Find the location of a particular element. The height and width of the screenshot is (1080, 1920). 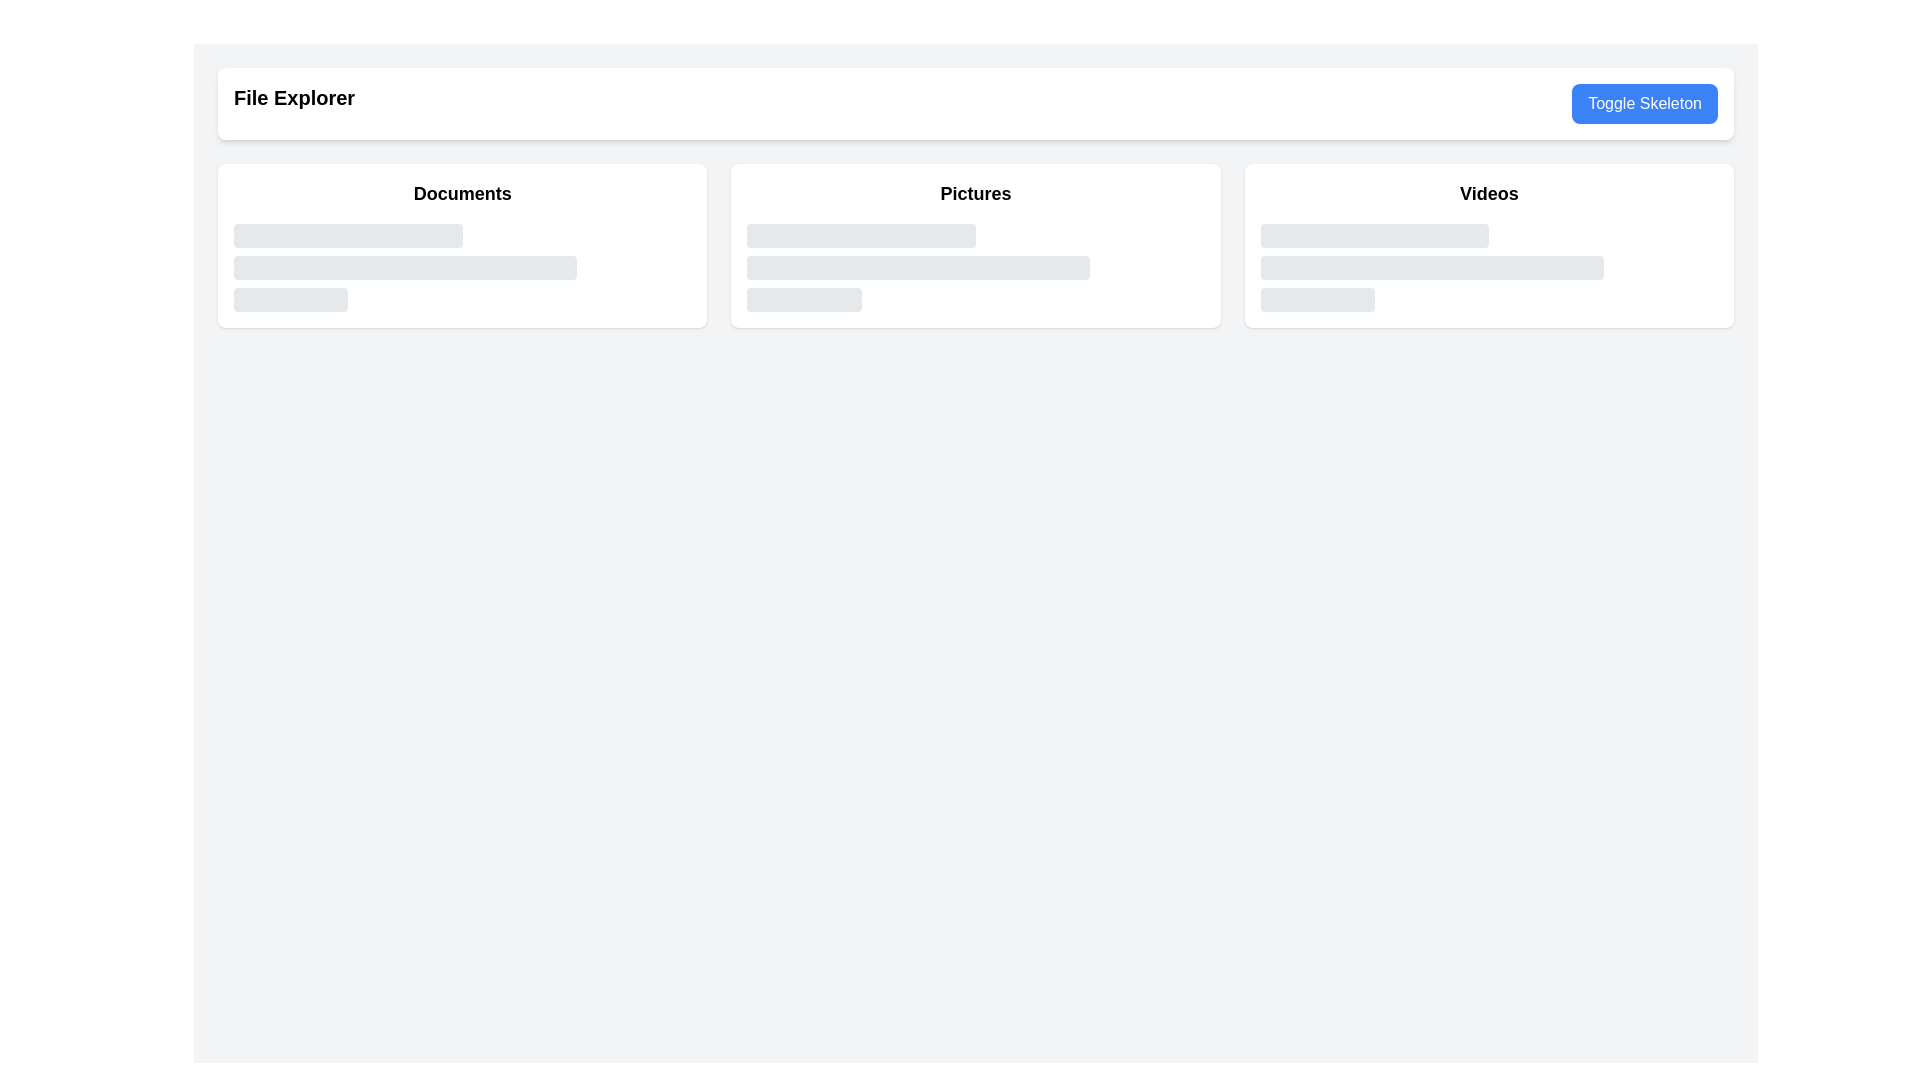

the second horizontal rectangular Placeholder/Skeleton Loader element with rounded edges and gray color in the 'Documents' section of the interface is located at coordinates (404, 266).